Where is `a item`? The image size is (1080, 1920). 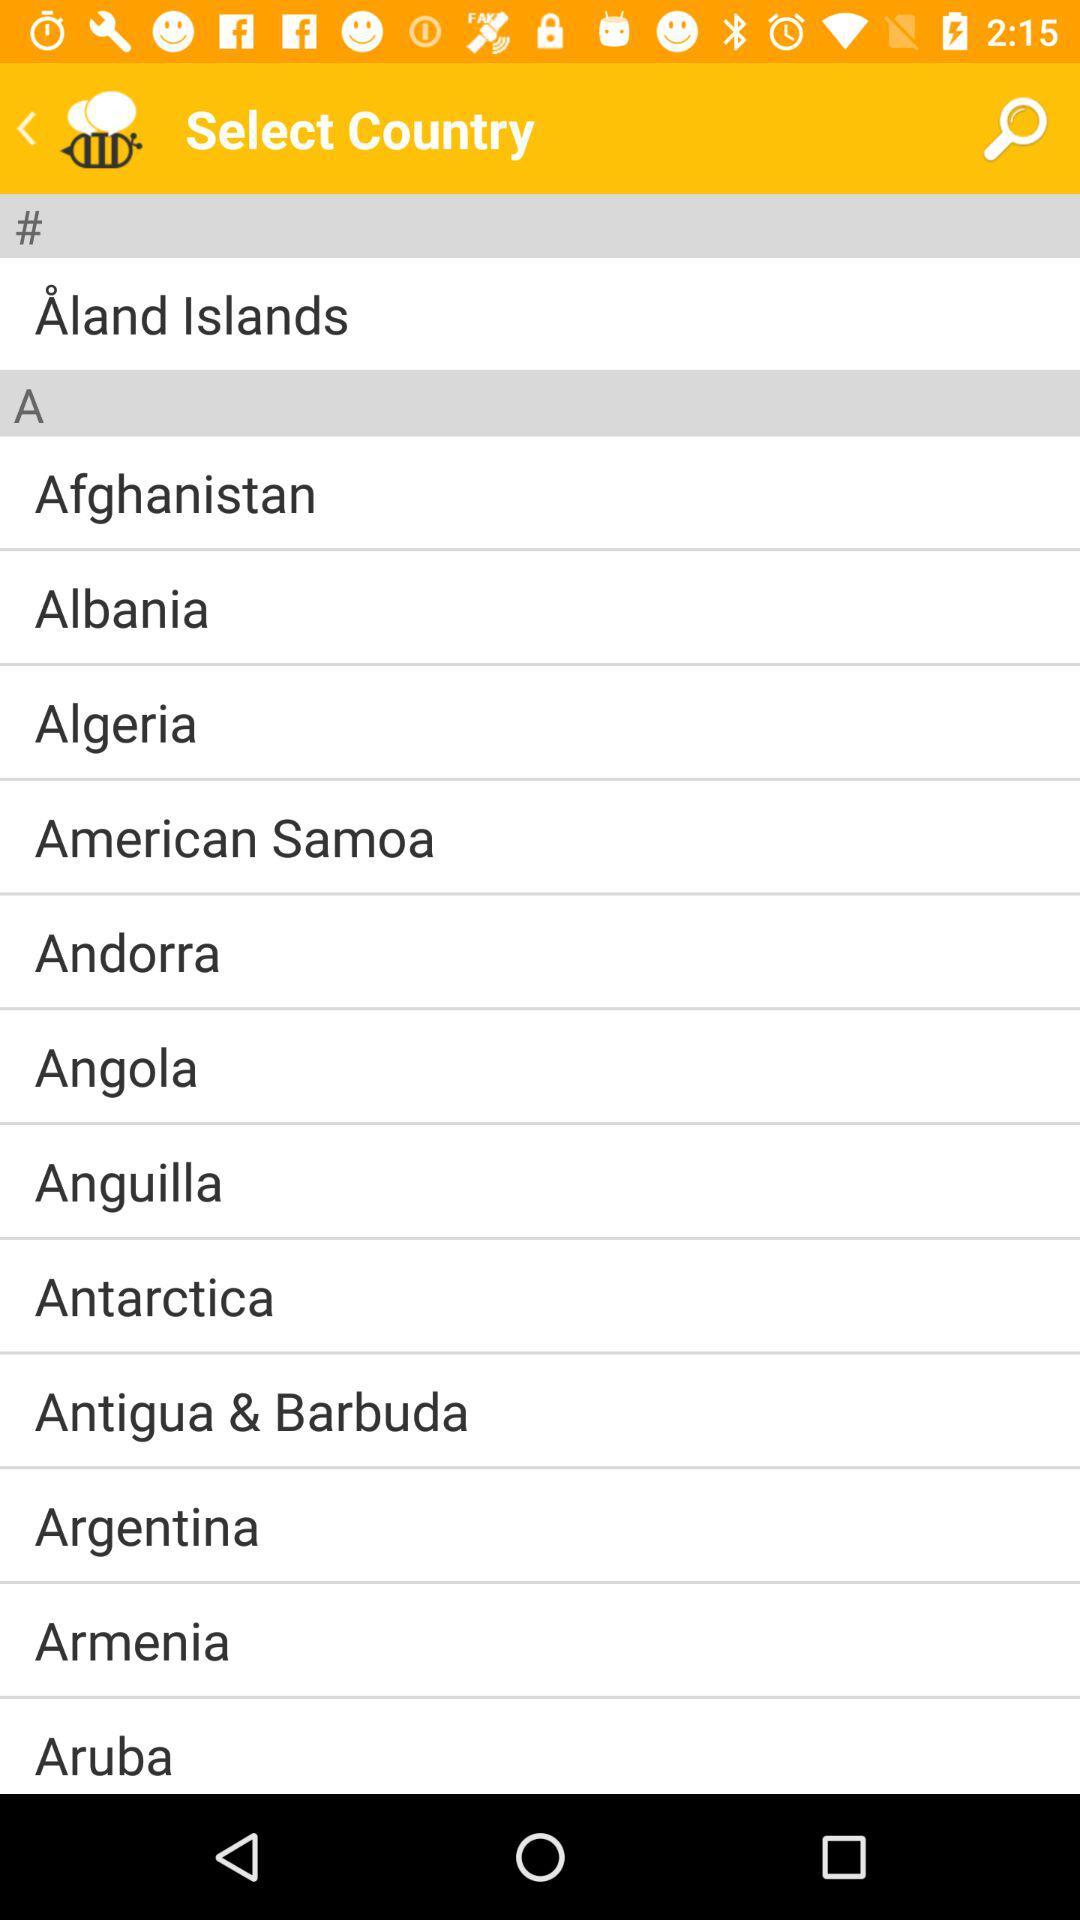 a item is located at coordinates (28, 403).